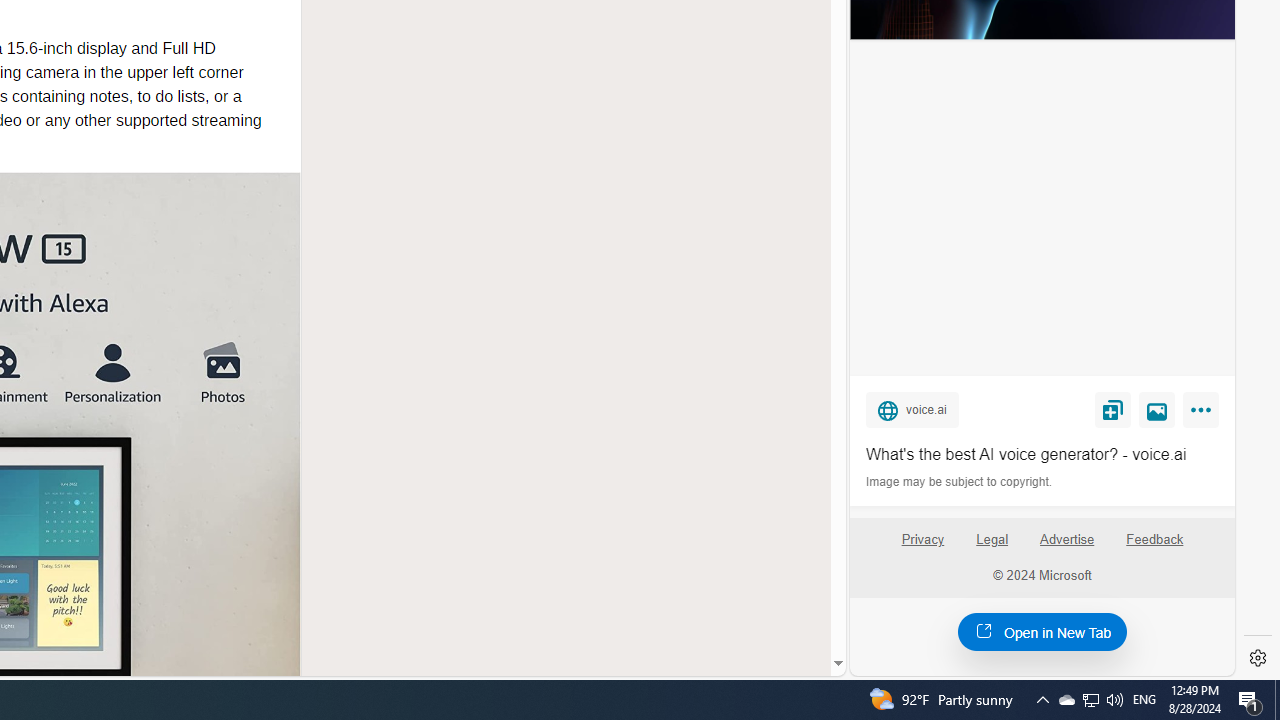  I want to click on 'View image', so click(1157, 408).